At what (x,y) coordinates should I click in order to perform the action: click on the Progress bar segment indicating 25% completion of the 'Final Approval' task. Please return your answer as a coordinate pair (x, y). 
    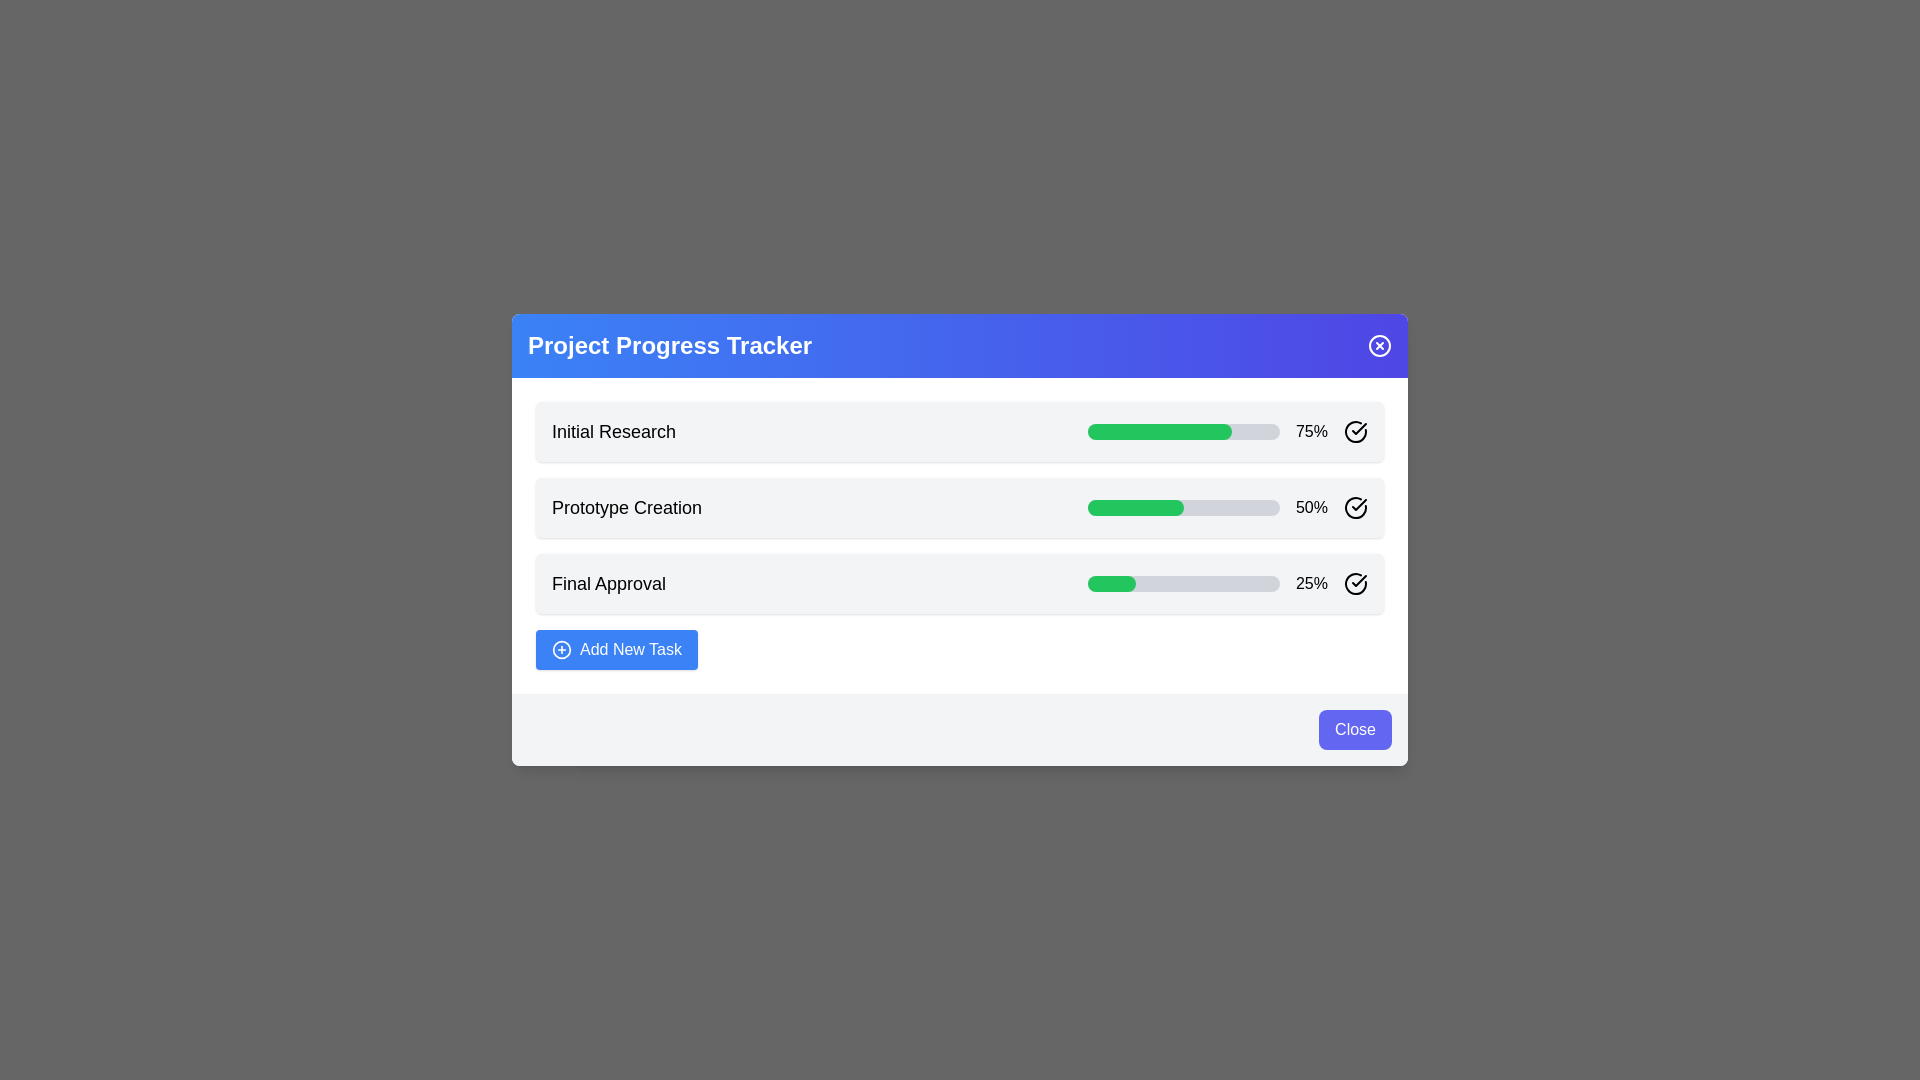
    Looking at the image, I should click on (1111, 583).